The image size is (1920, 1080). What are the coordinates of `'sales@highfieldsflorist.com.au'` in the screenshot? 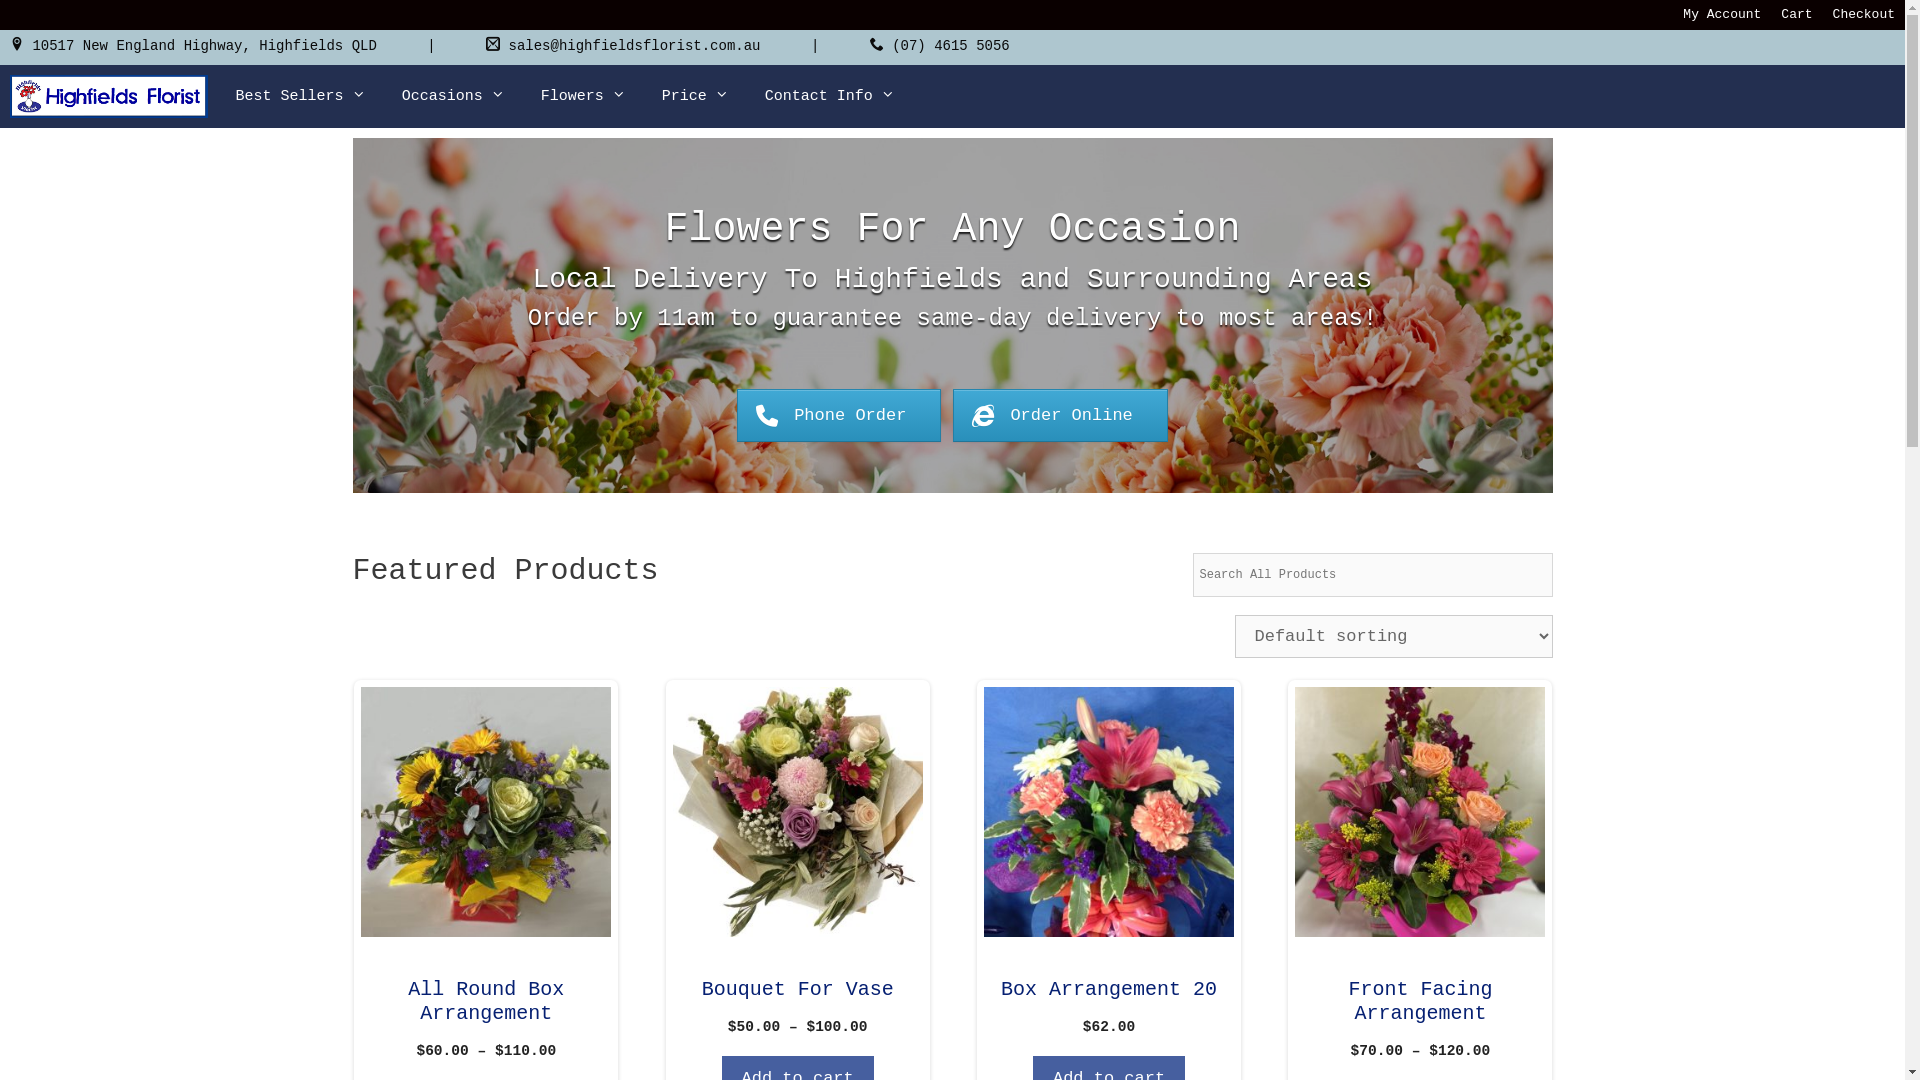 It's located at (632, 45).